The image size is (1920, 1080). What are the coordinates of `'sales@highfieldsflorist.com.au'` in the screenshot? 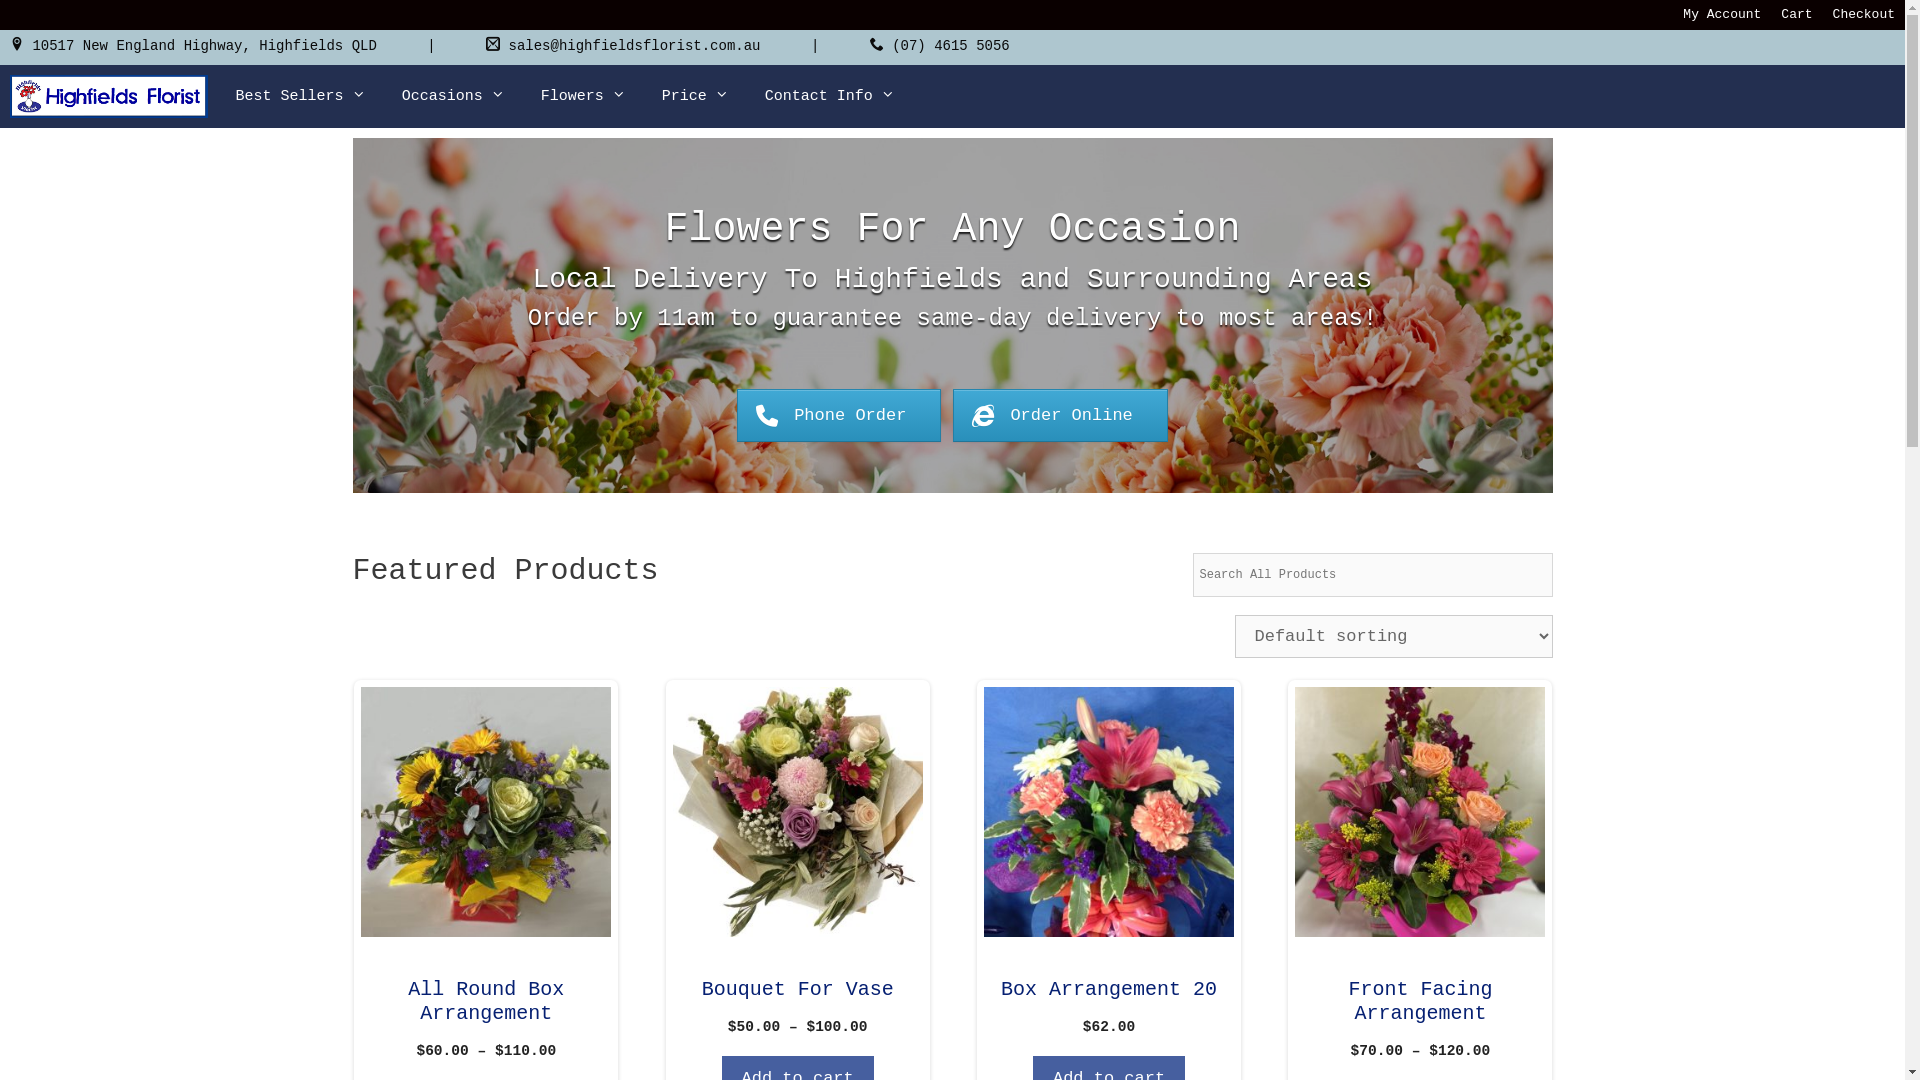 It's located at (632, 45).